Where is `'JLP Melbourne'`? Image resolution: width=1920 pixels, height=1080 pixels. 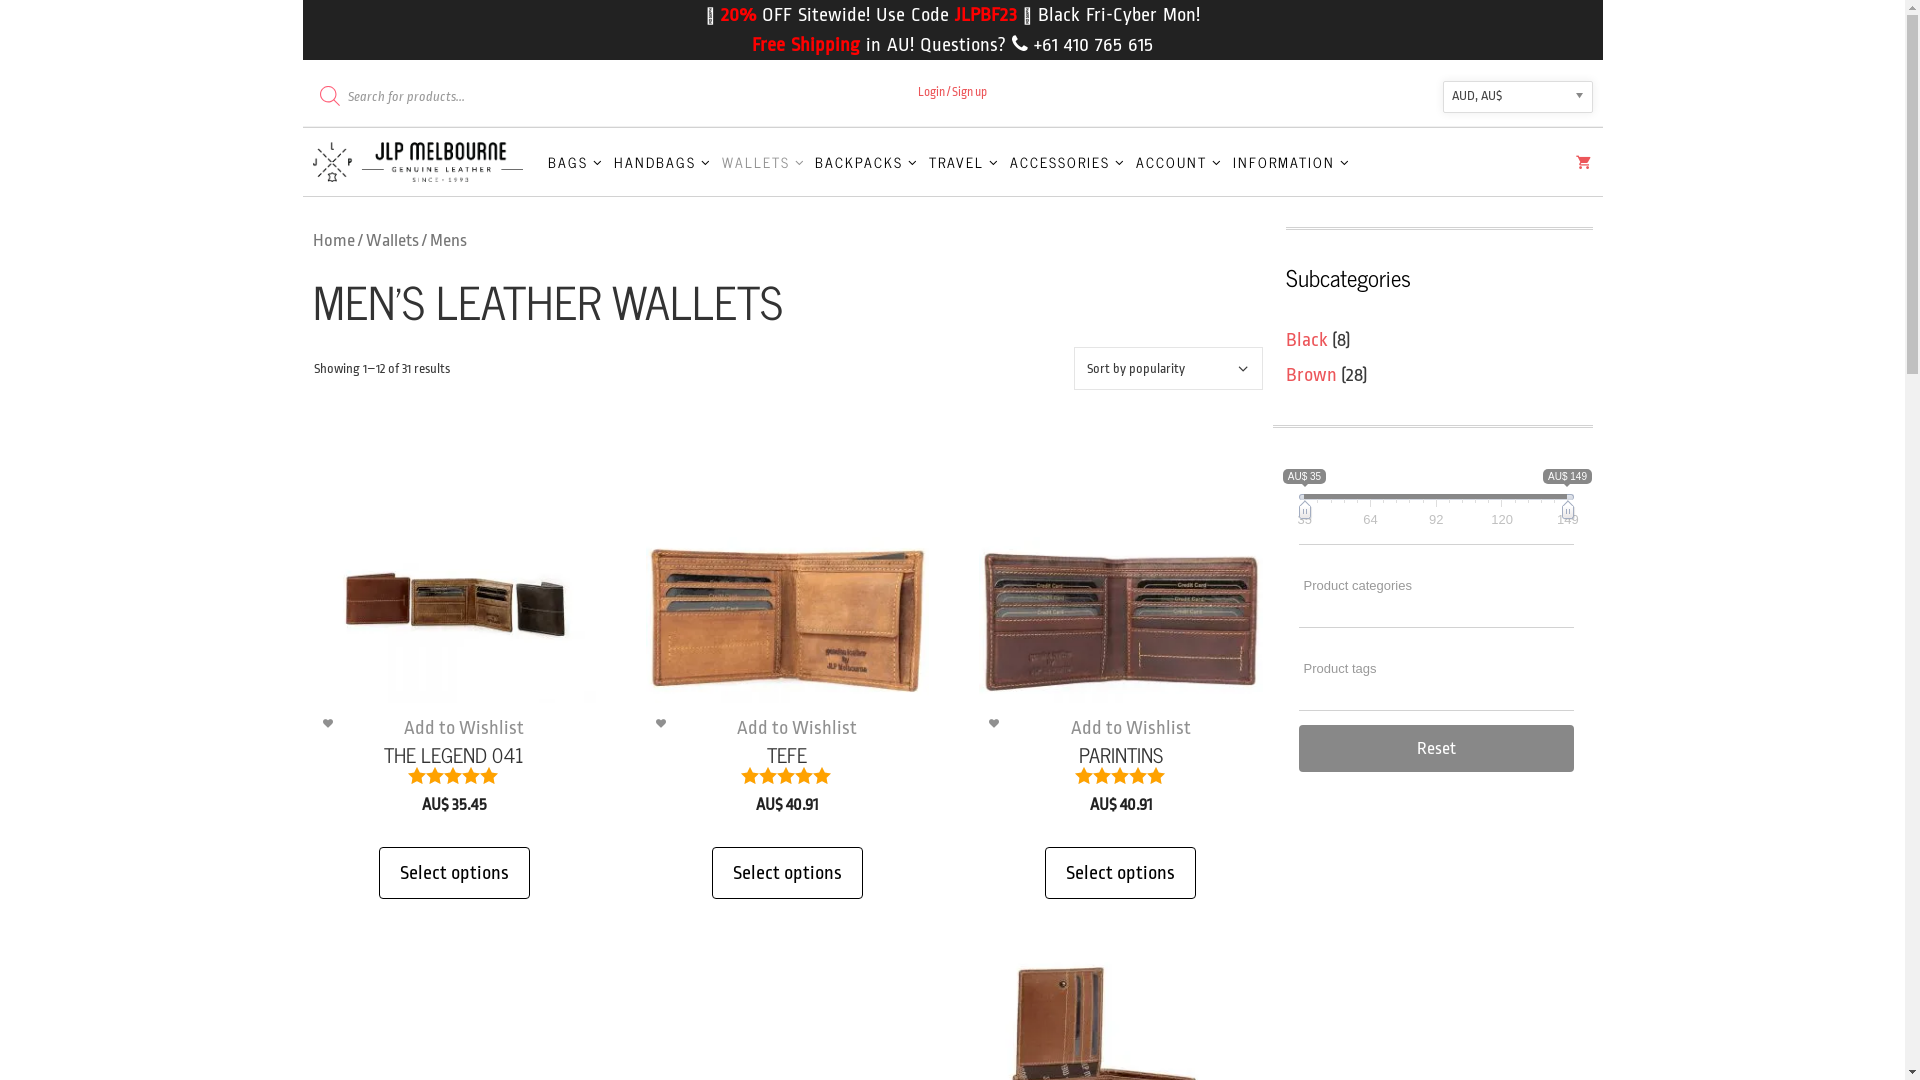
'JLP Melbourne' is located at coordinates (421, 161).